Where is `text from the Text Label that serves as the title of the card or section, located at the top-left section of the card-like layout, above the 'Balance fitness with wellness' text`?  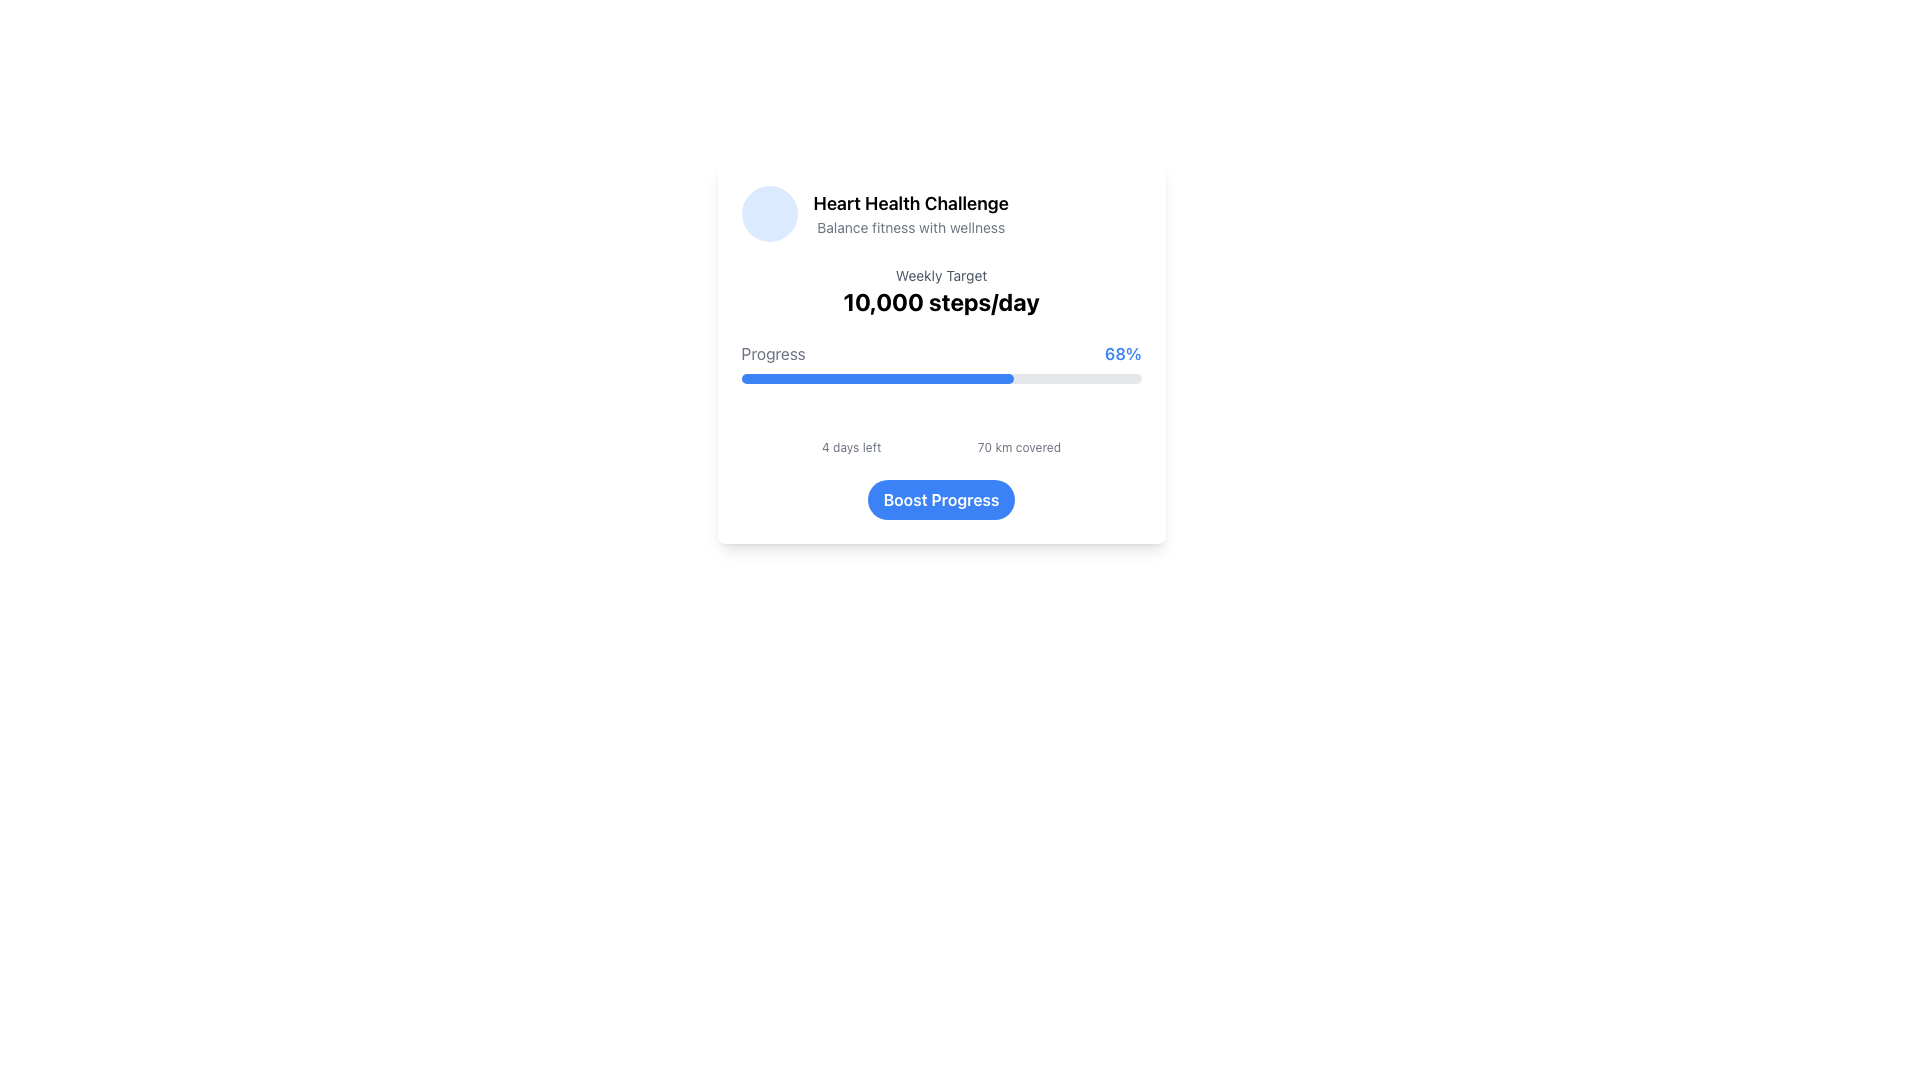
text from the Text Label that serves as the title of the card or section, located at the top-left section of the card-like layout, above the 'Balance fitness with wellness' text is located at coordinates (910, 204).